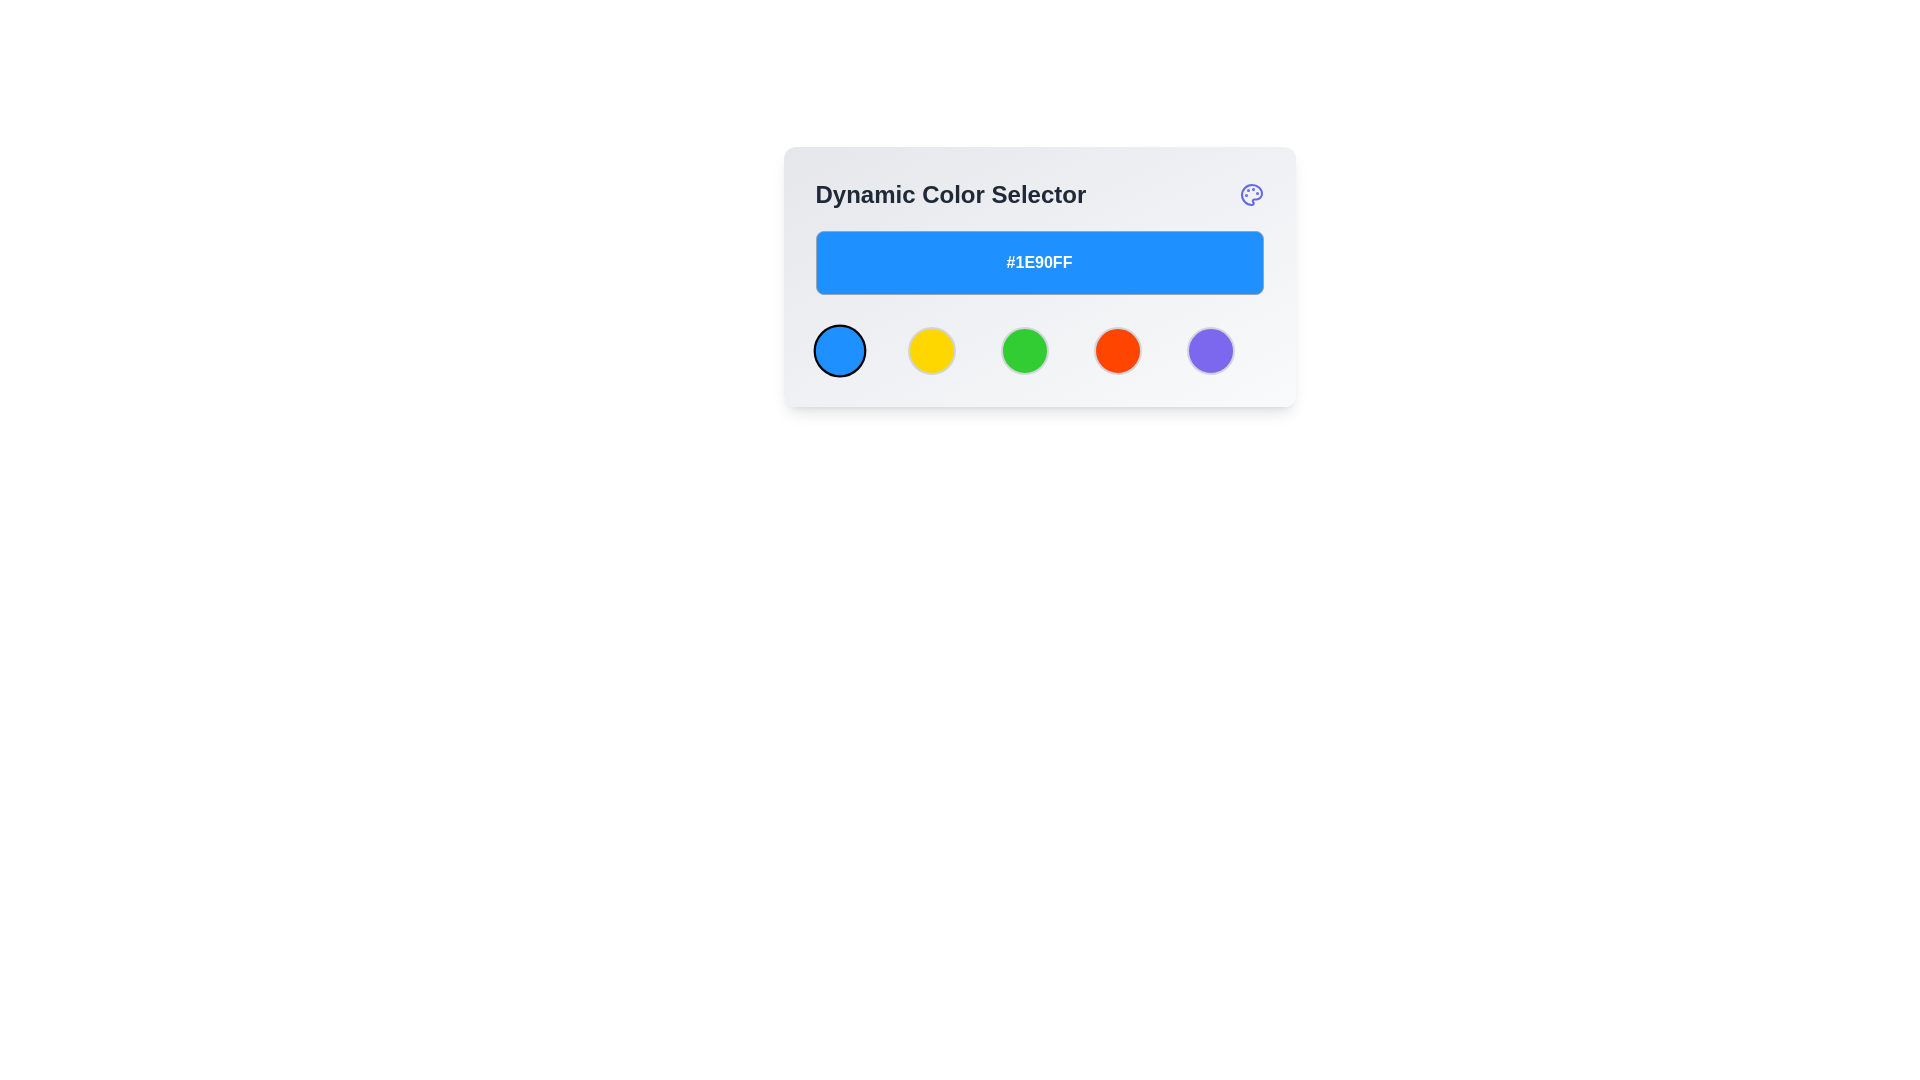 The height and width of the screenshot is (1080, 1920). Describe the element at coordinates (1039, 350) in the screenshot. I see `the third circular interactive button with a vivid green fill color (#32CD32) and a gray border, located below the blue rectangle labeled '#1E90FF'` at that location.